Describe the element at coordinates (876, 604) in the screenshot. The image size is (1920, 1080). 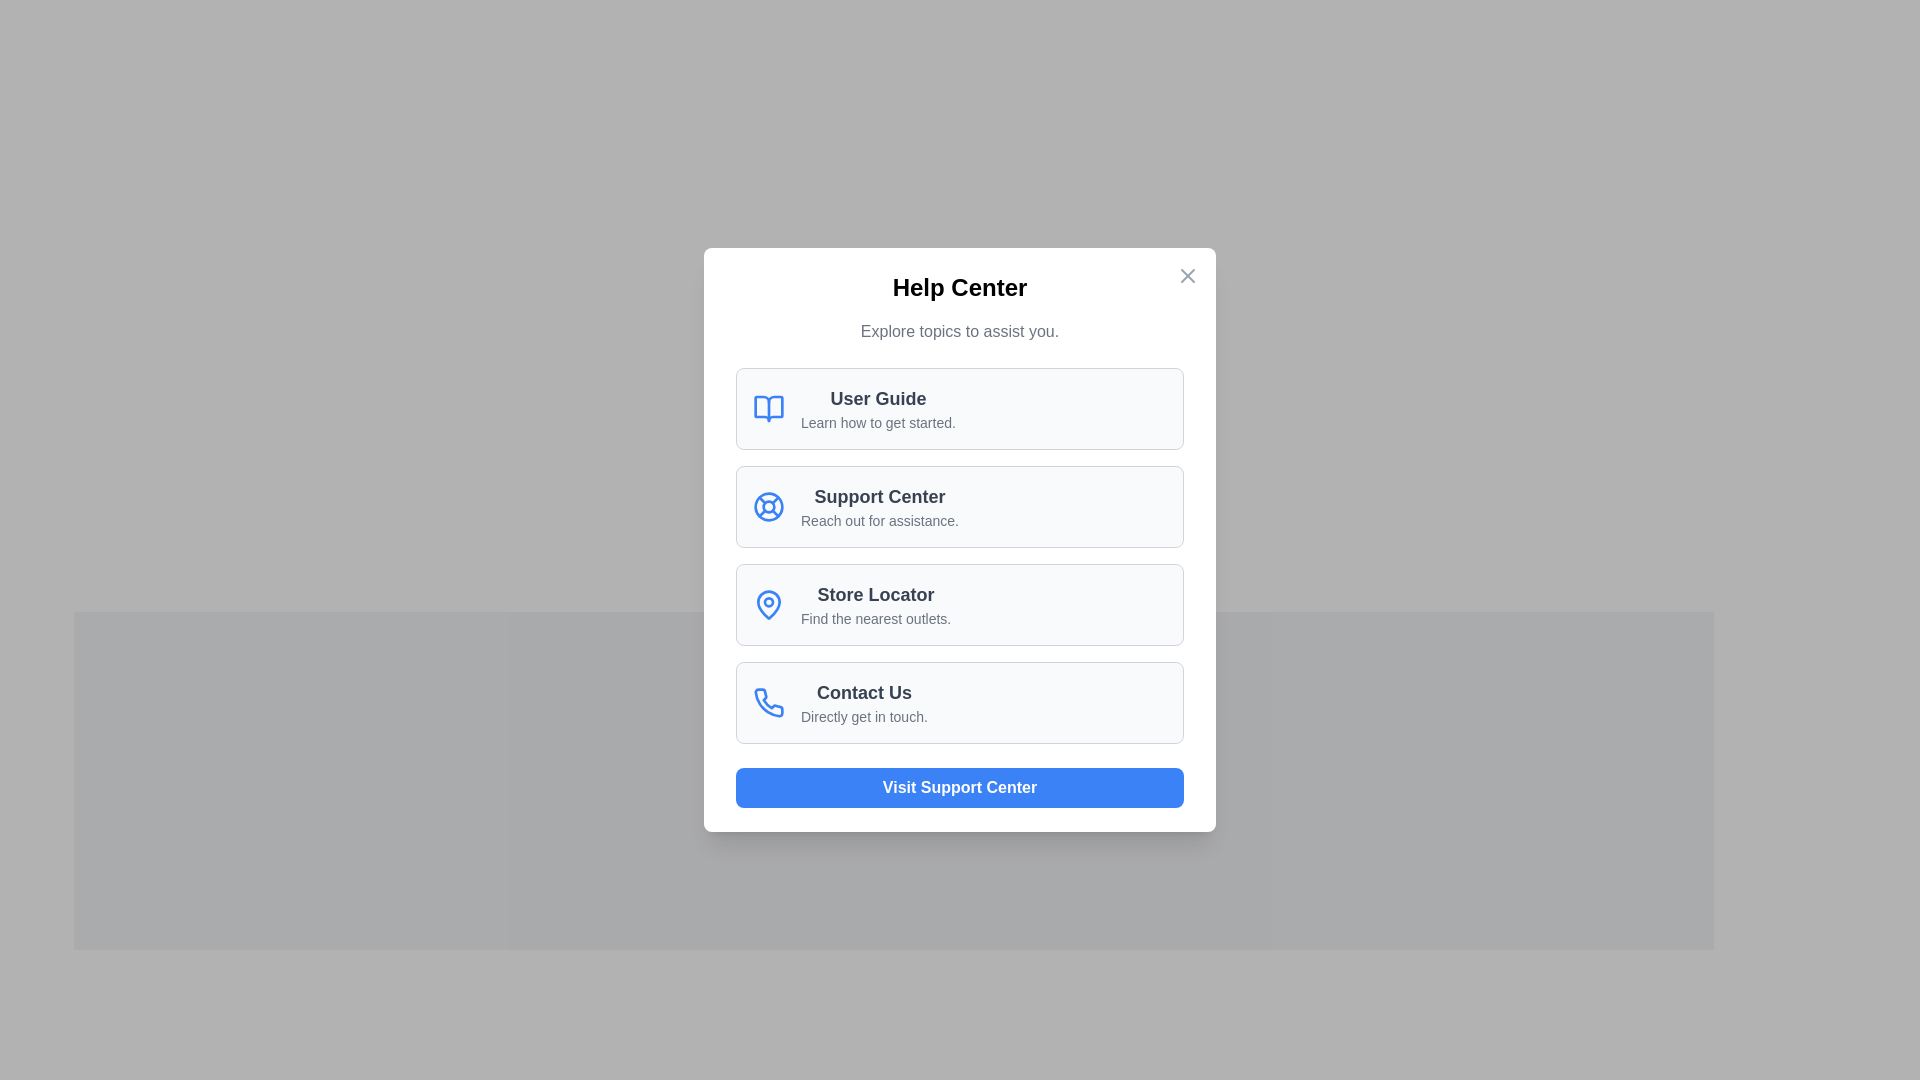
I see `the Store Locator text label located in the central modal, which is positioned beneath 'Support Center' and above 'Contact Us'` at that location.